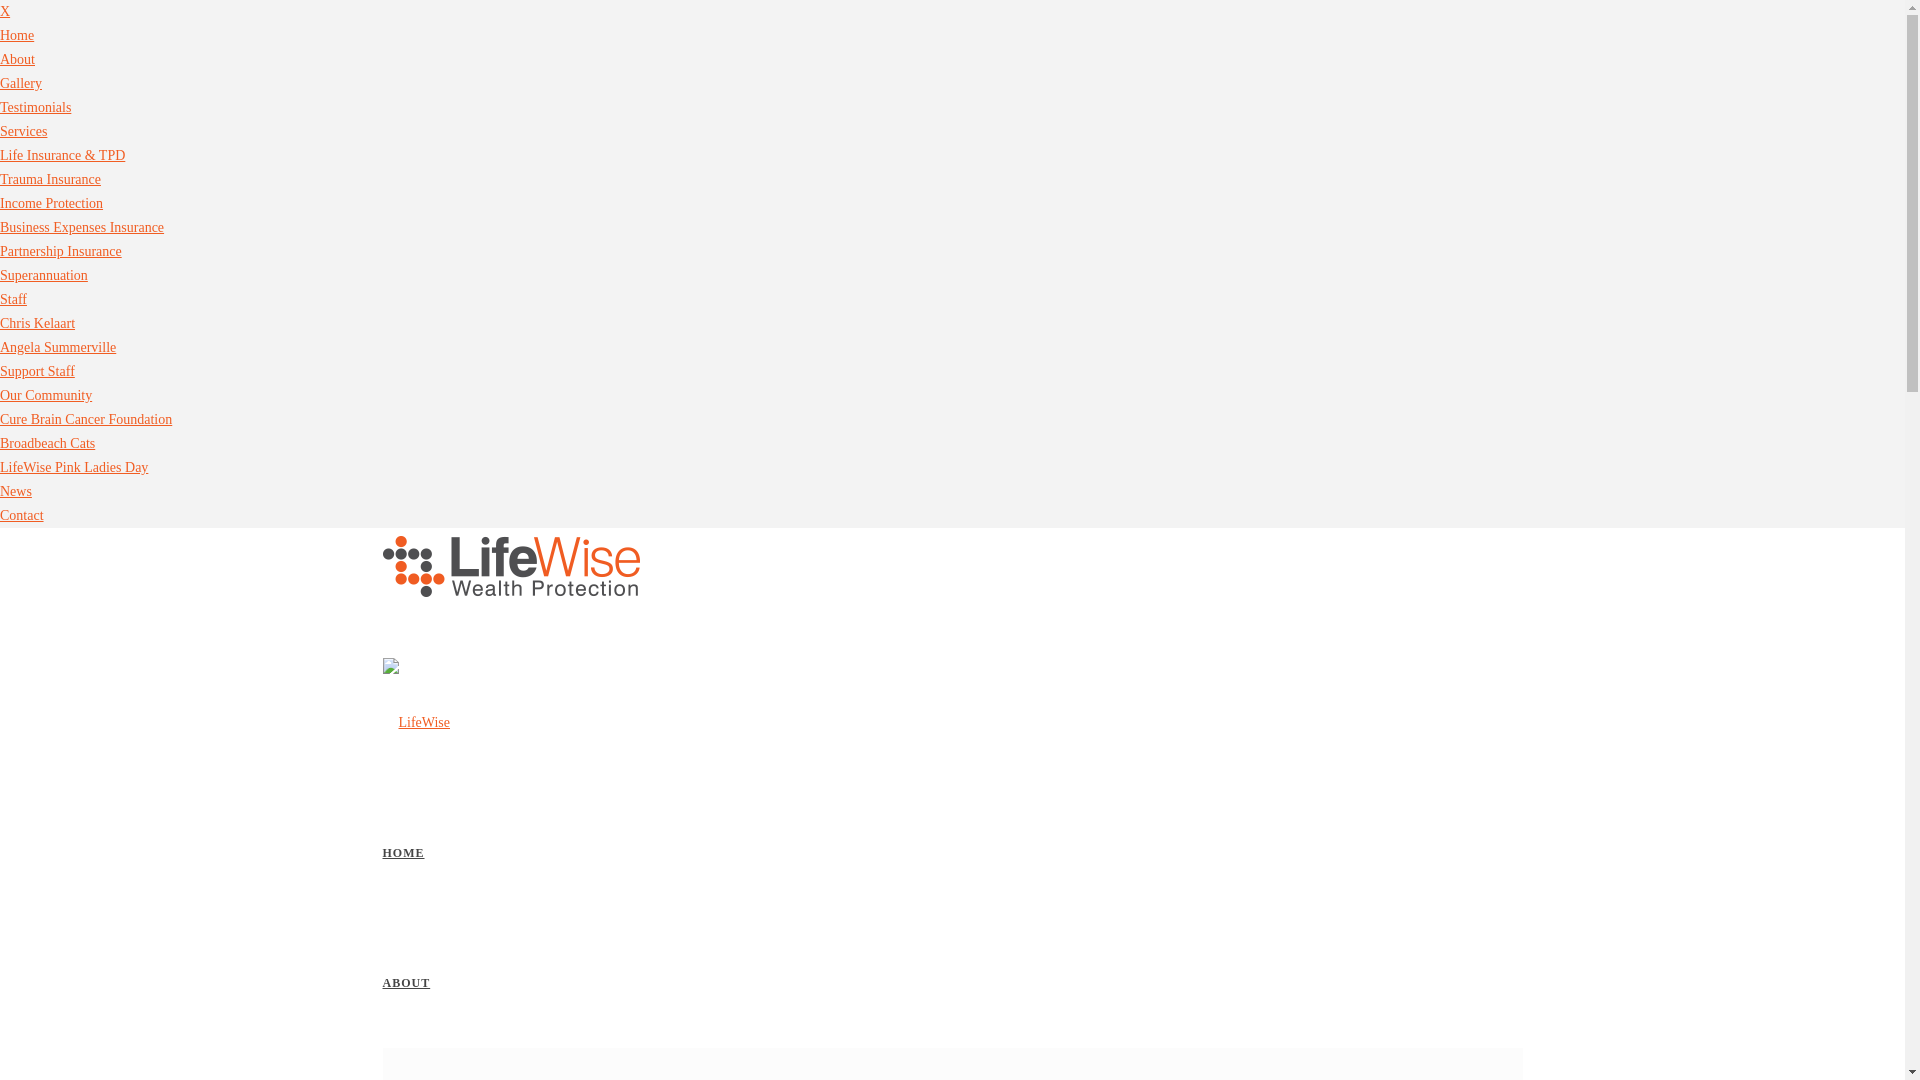 The image size is (1920, 1080). I want to click on 'Services', so click(23, 131).